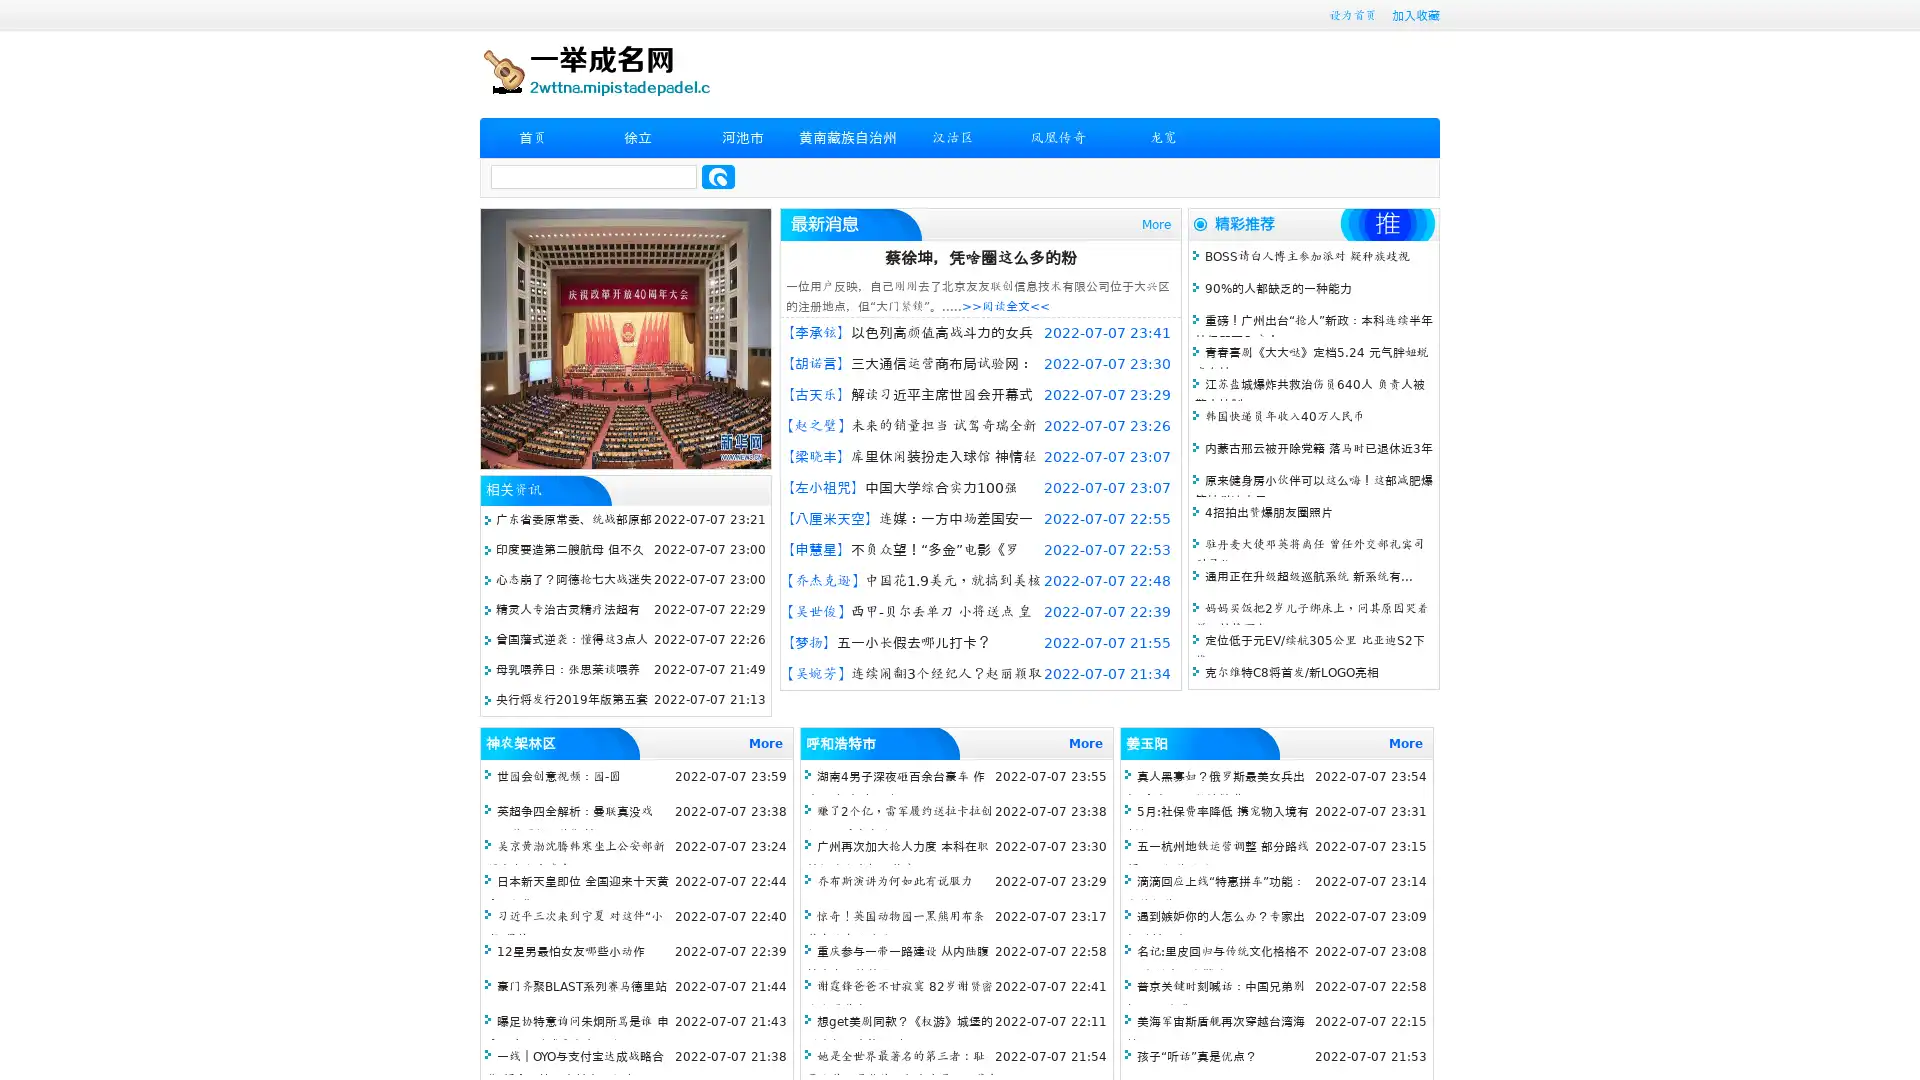 This screenshot has width=1920, height=1080. What do you see at coordinates (718, 176) in the screenshot?
I see `Search` at bounding box center [718, 176].